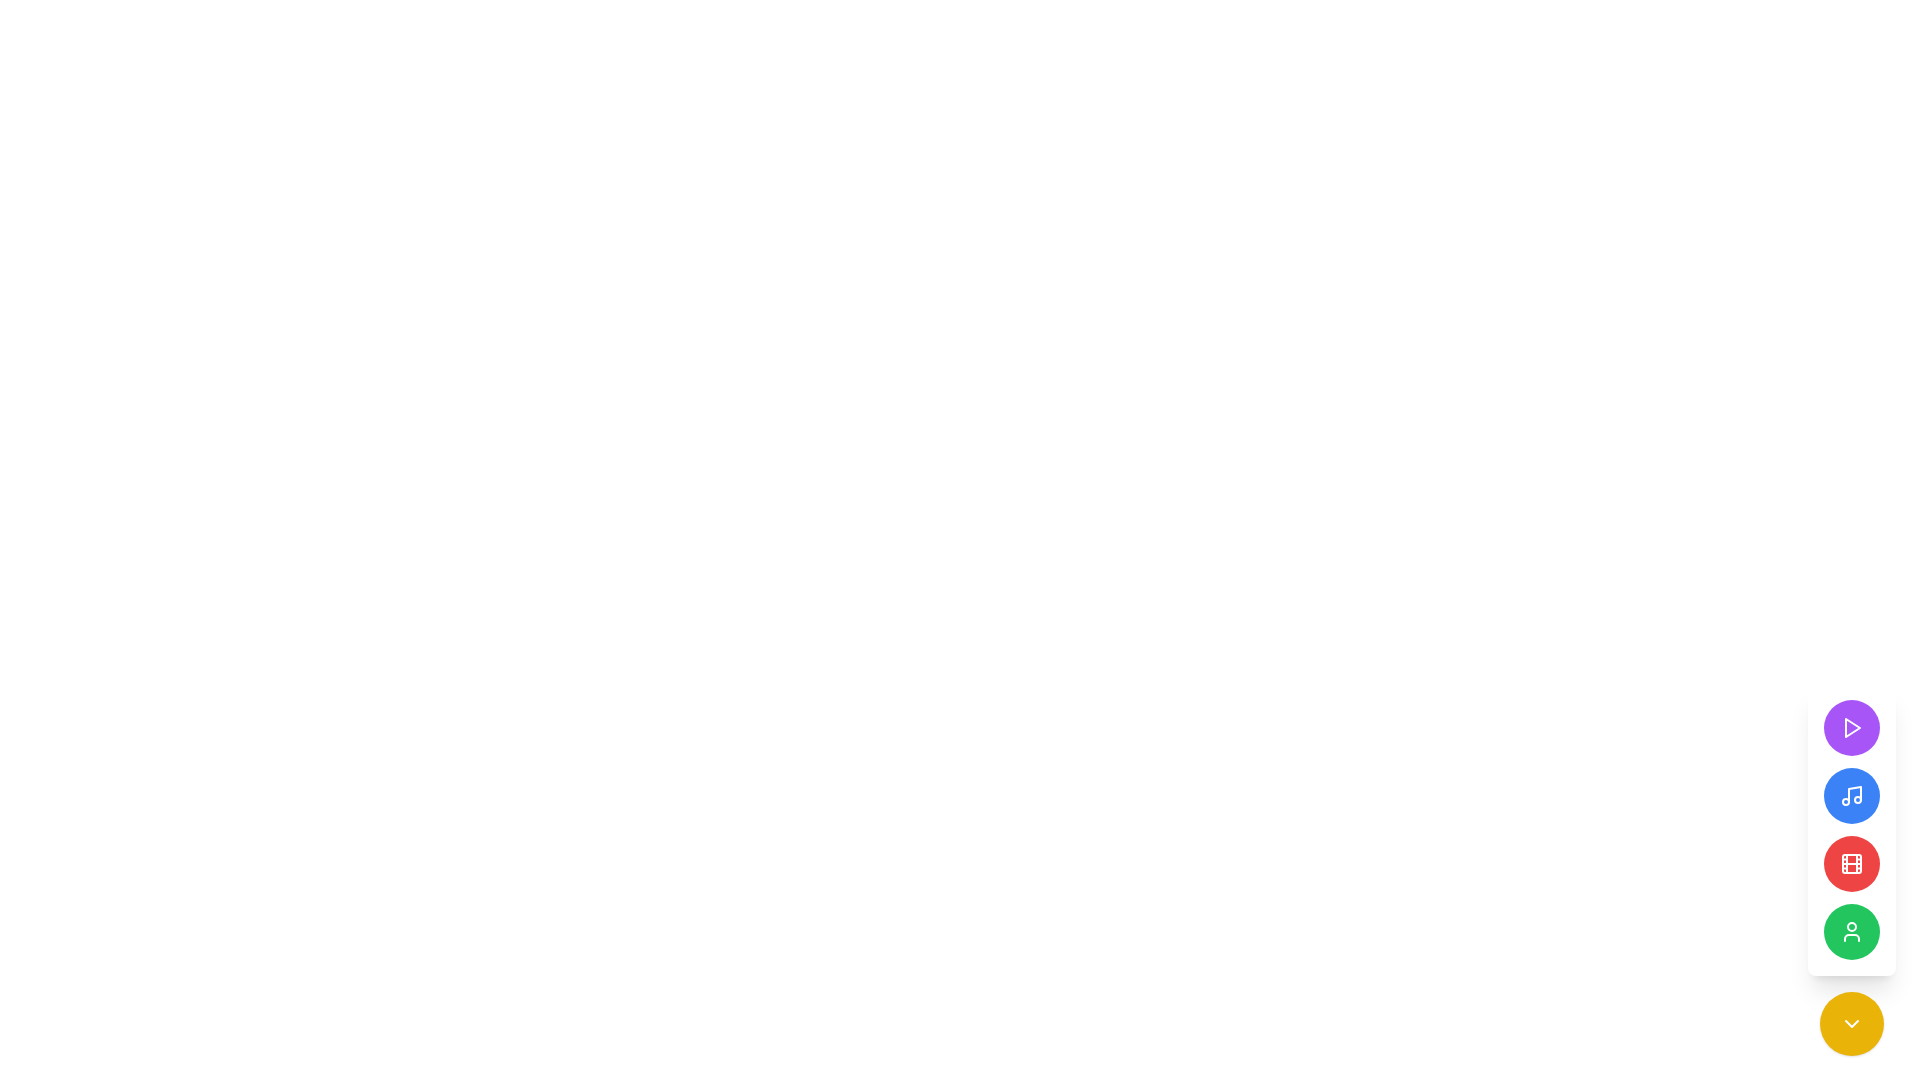  Describe the element at coordinates (1851, 869) in the screenshot. I see `the third button from the top in the lower right corner sidebar, which is red and has a film-related icon, to trigger video-related functionalities` at that location.